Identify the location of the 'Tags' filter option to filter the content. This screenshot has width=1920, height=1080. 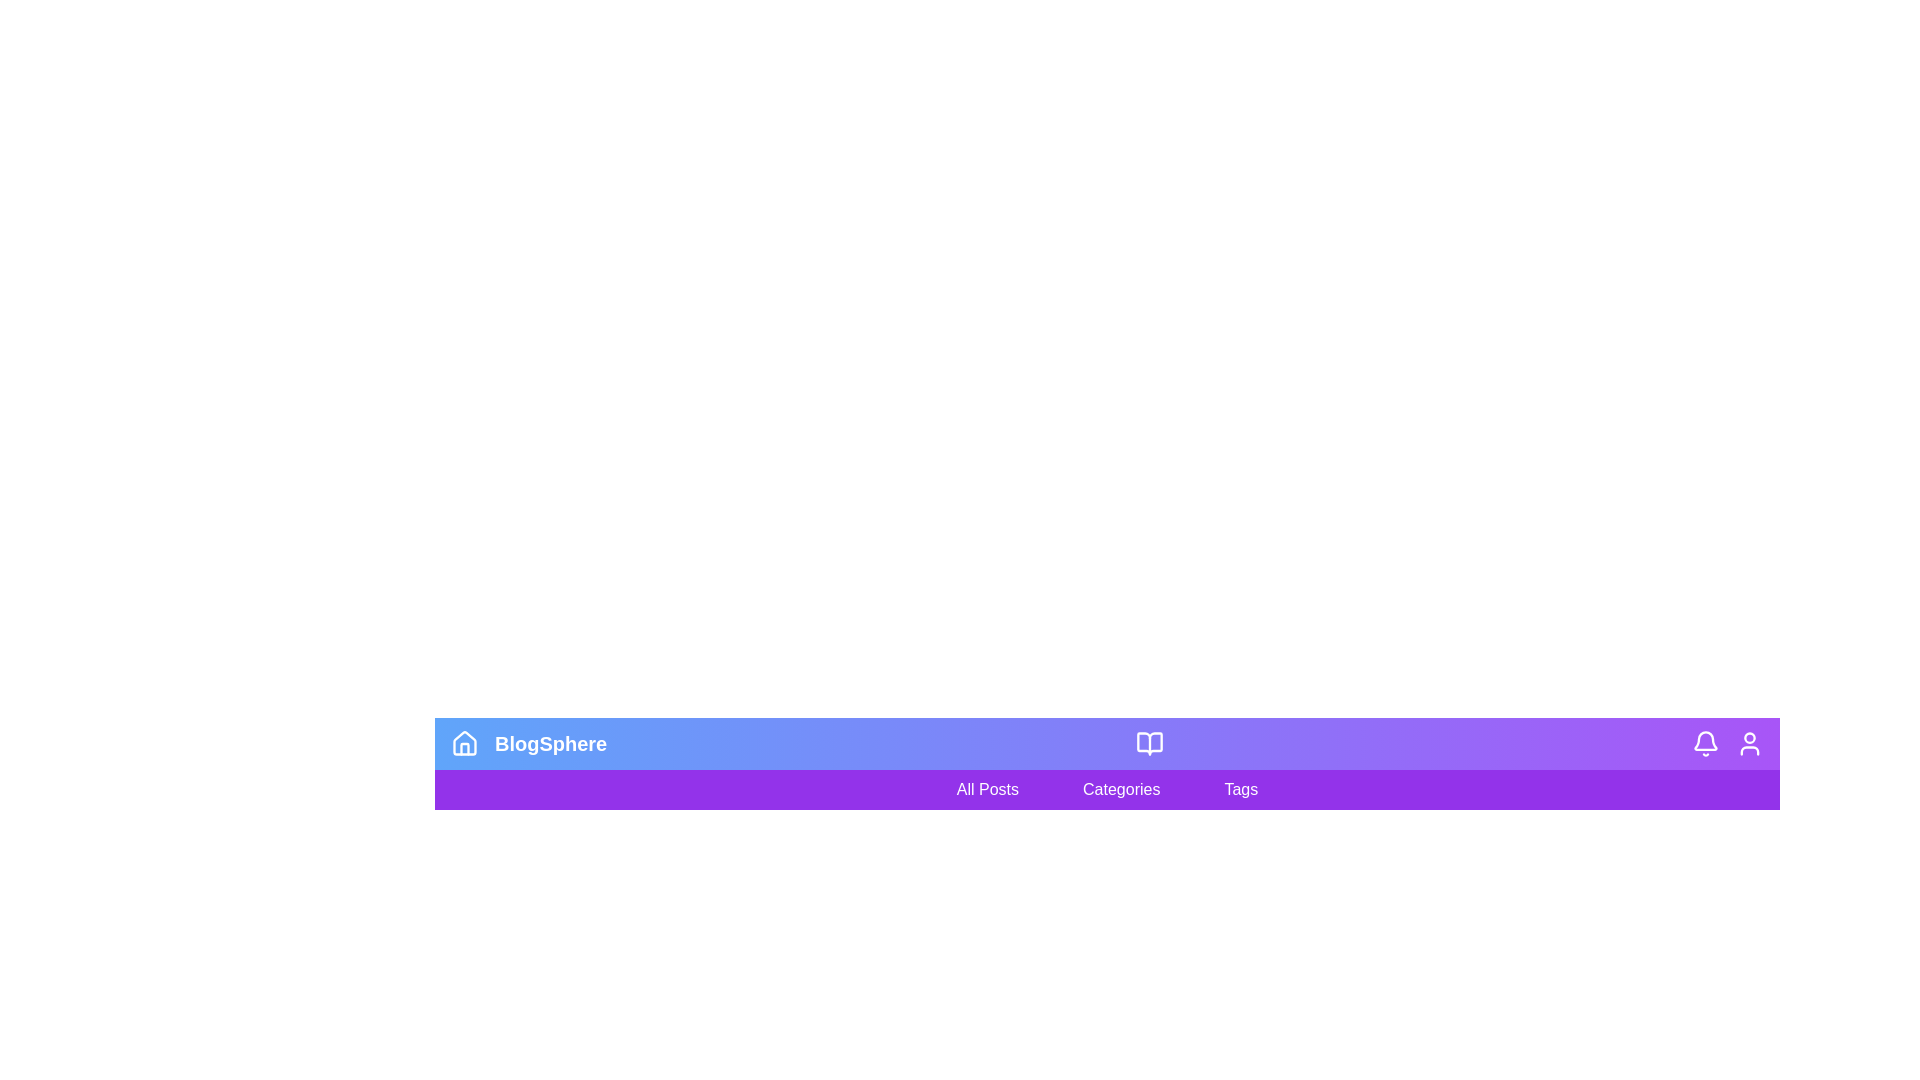
(1240, 788).